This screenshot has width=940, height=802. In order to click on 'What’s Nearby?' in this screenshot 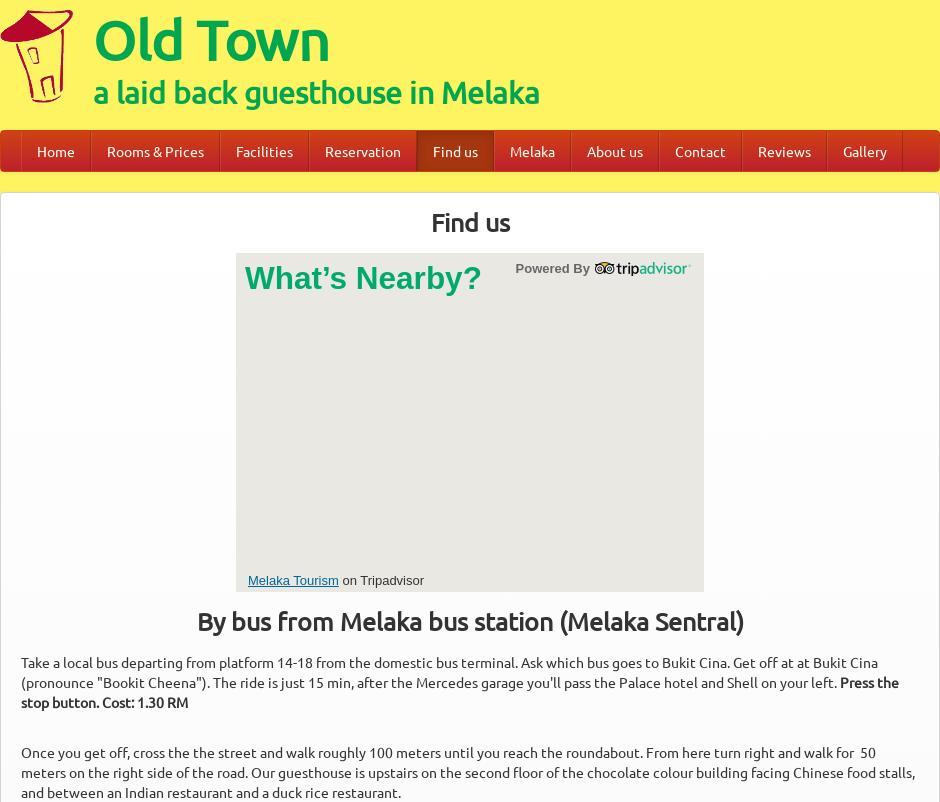, I will do `click(362, 277)`.